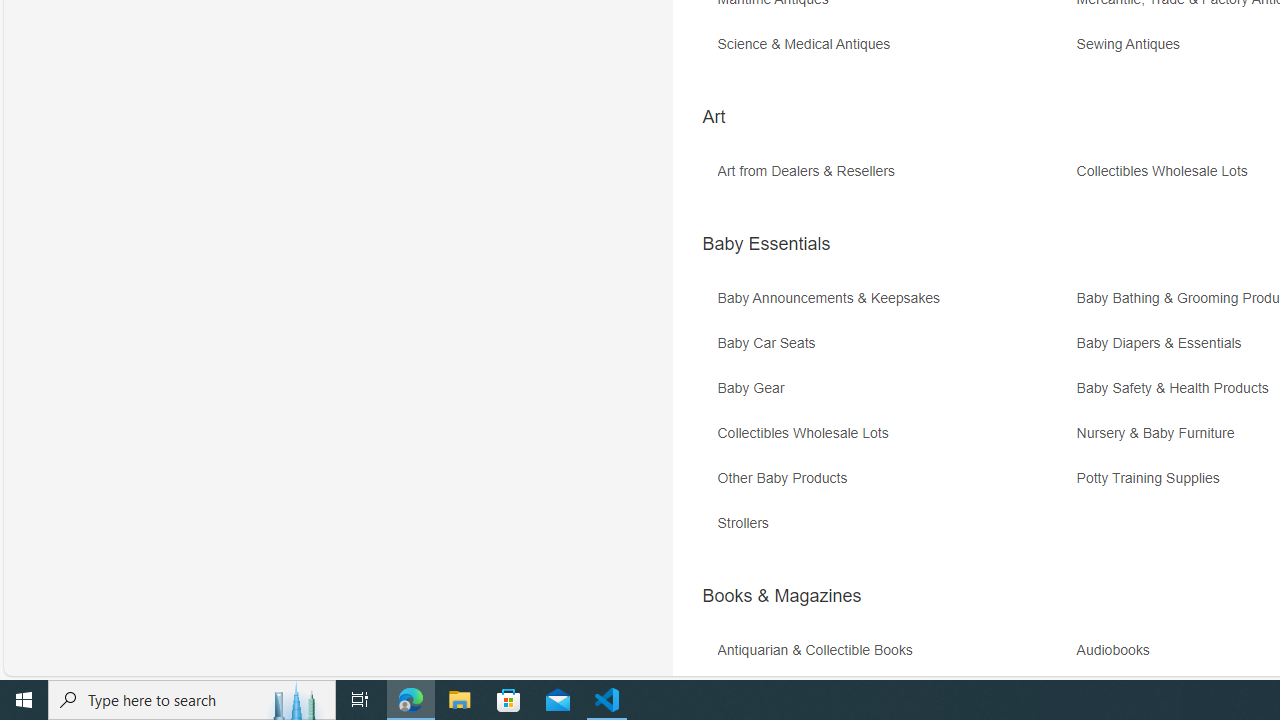 The height and width of the screenshot is (720, 1280). Describe the element at coordinates (1133, 44) in the screenshot. I see `'Sewing Antiques'` at that location.